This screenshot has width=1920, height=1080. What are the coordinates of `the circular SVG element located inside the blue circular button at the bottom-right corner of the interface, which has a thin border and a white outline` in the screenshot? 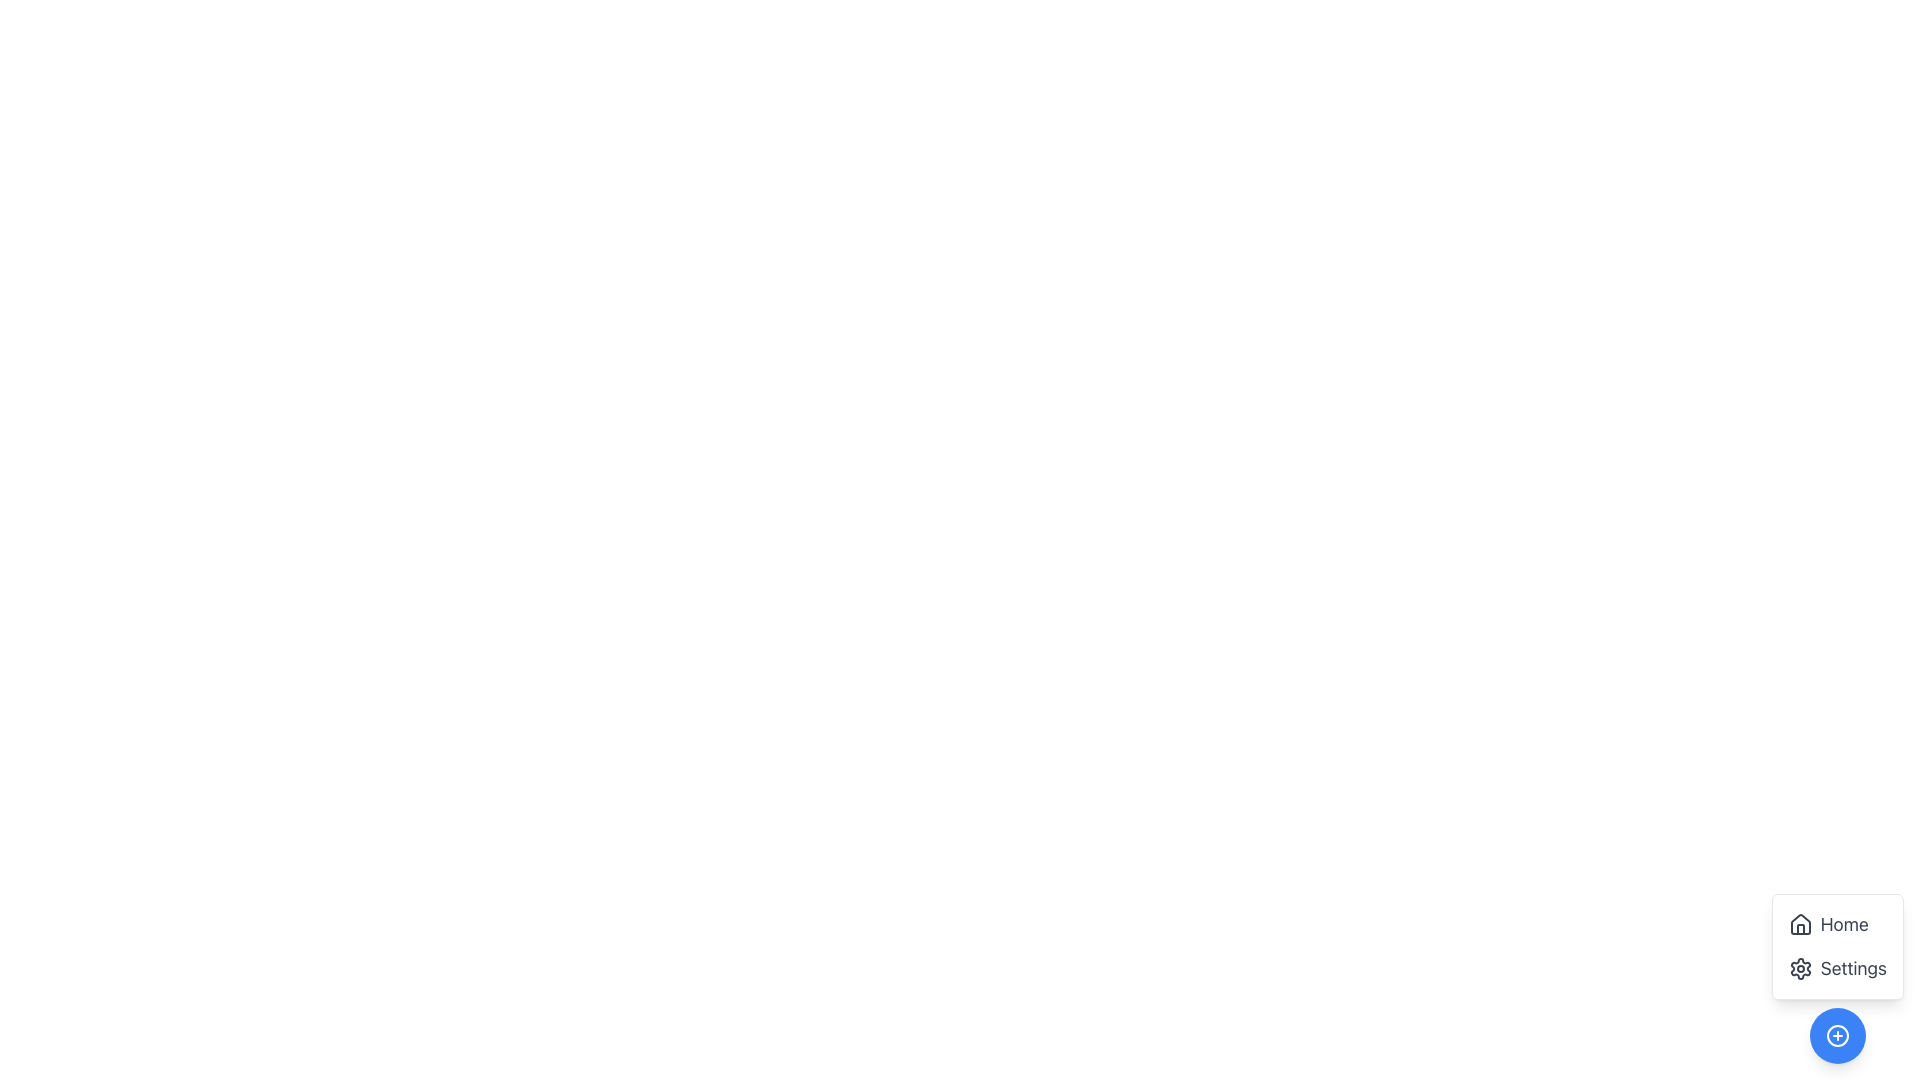 It's located at (1837, 1035).